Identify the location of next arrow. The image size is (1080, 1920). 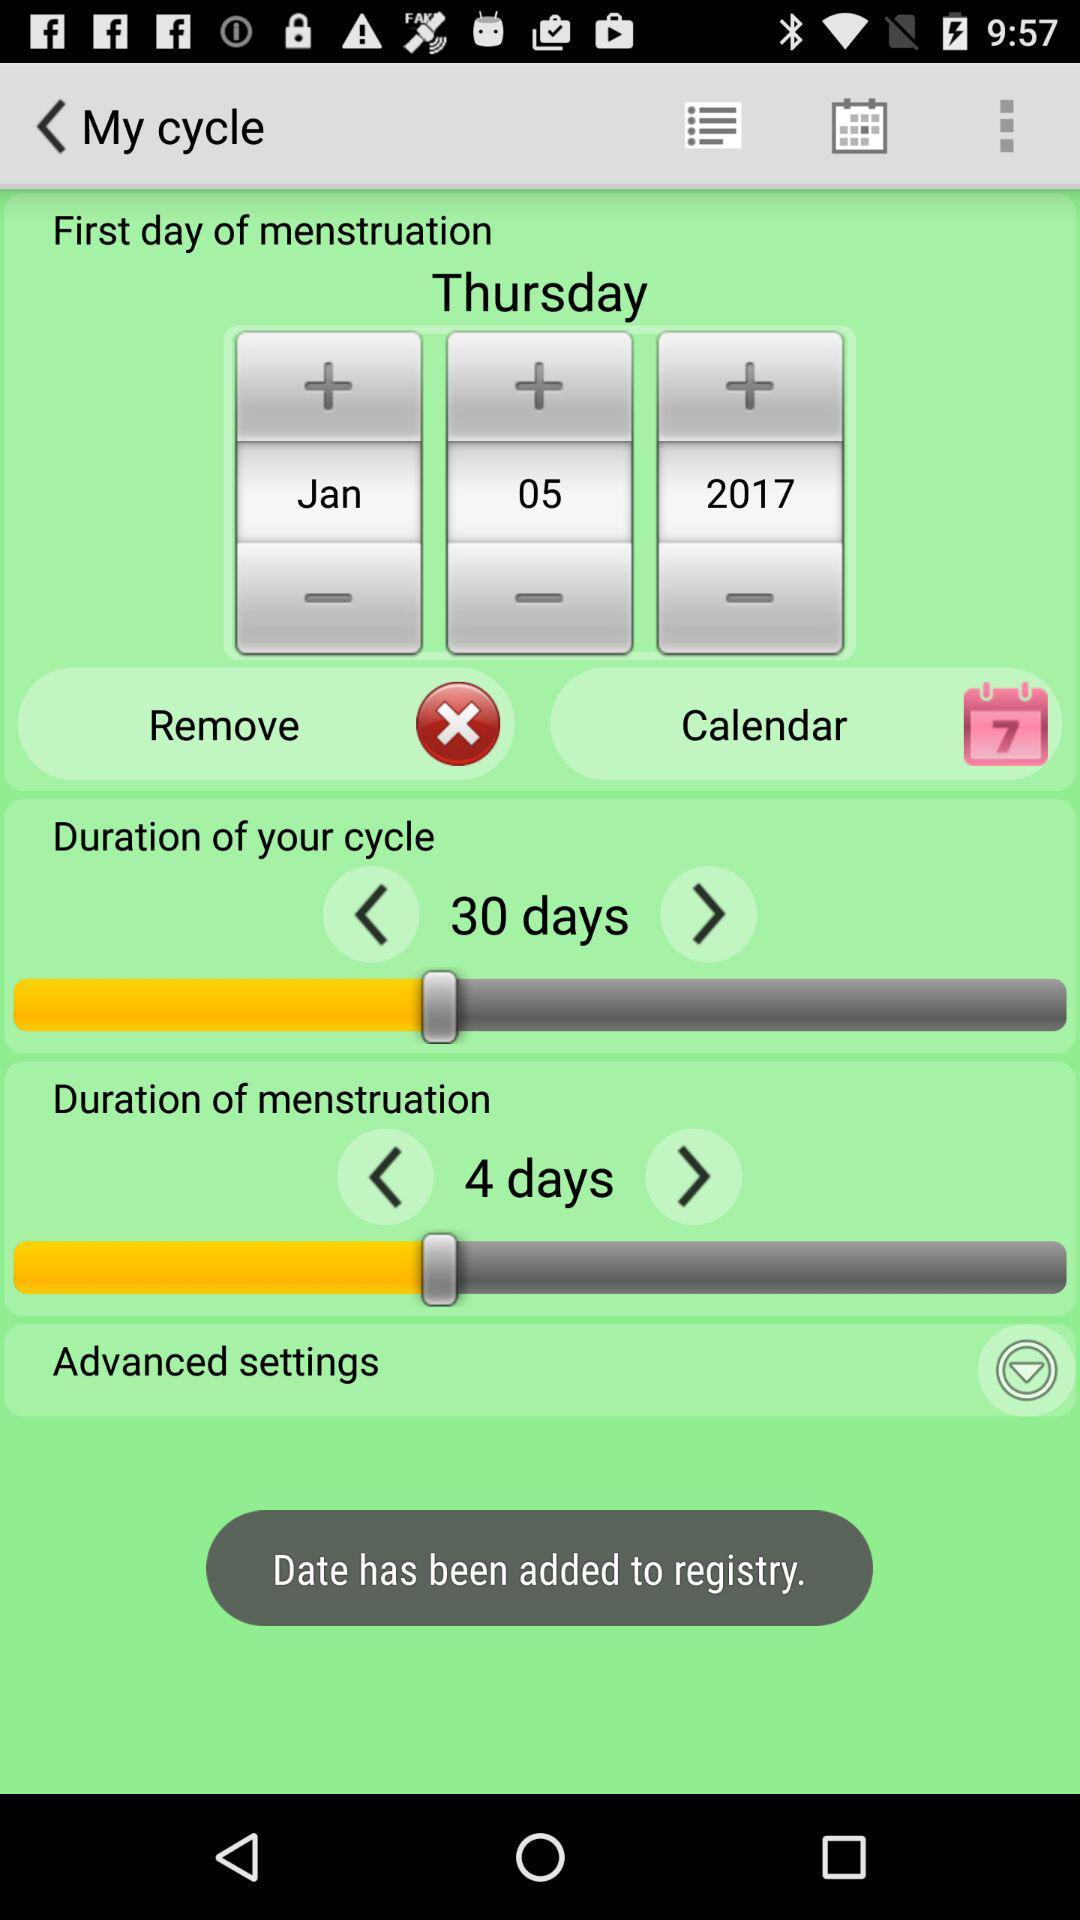
(692, 1176).